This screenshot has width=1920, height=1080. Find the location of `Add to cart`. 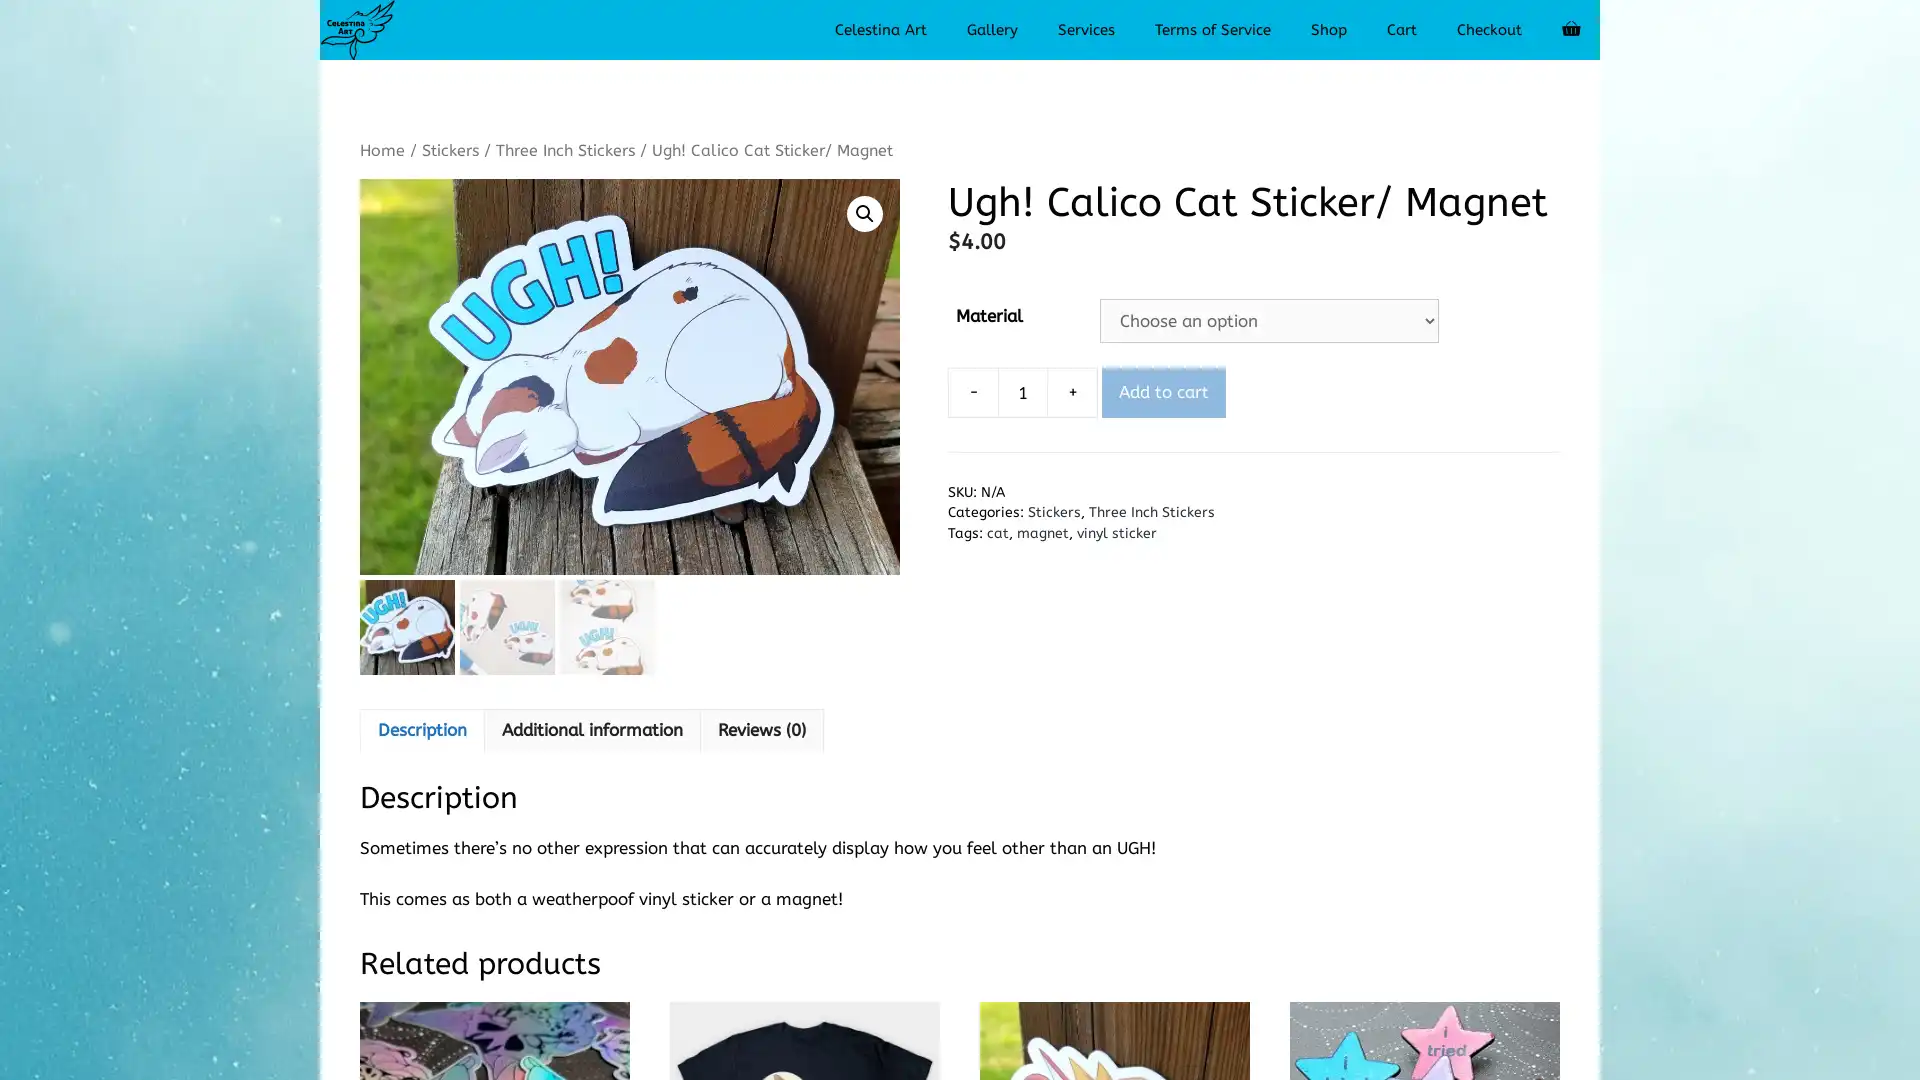

Add to cart is located at coordinates (1163, 392).